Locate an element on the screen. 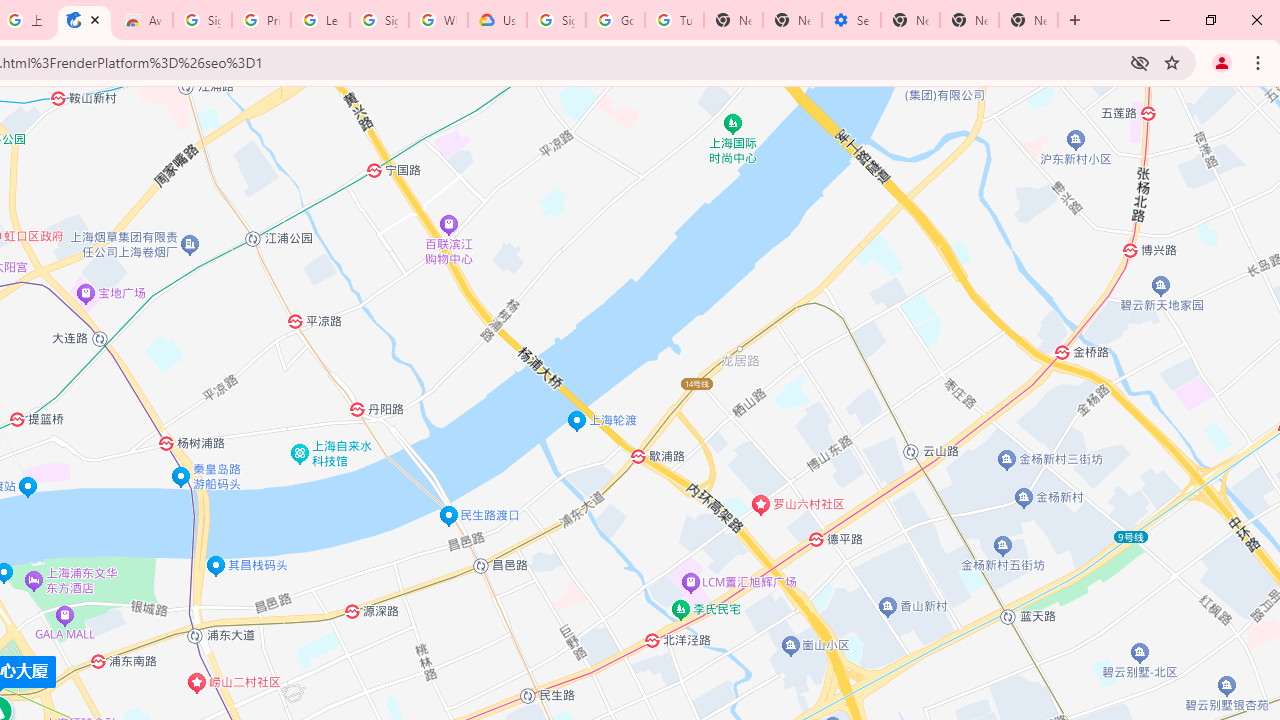  'Google Account Help' is located at coordinates (614, 20).